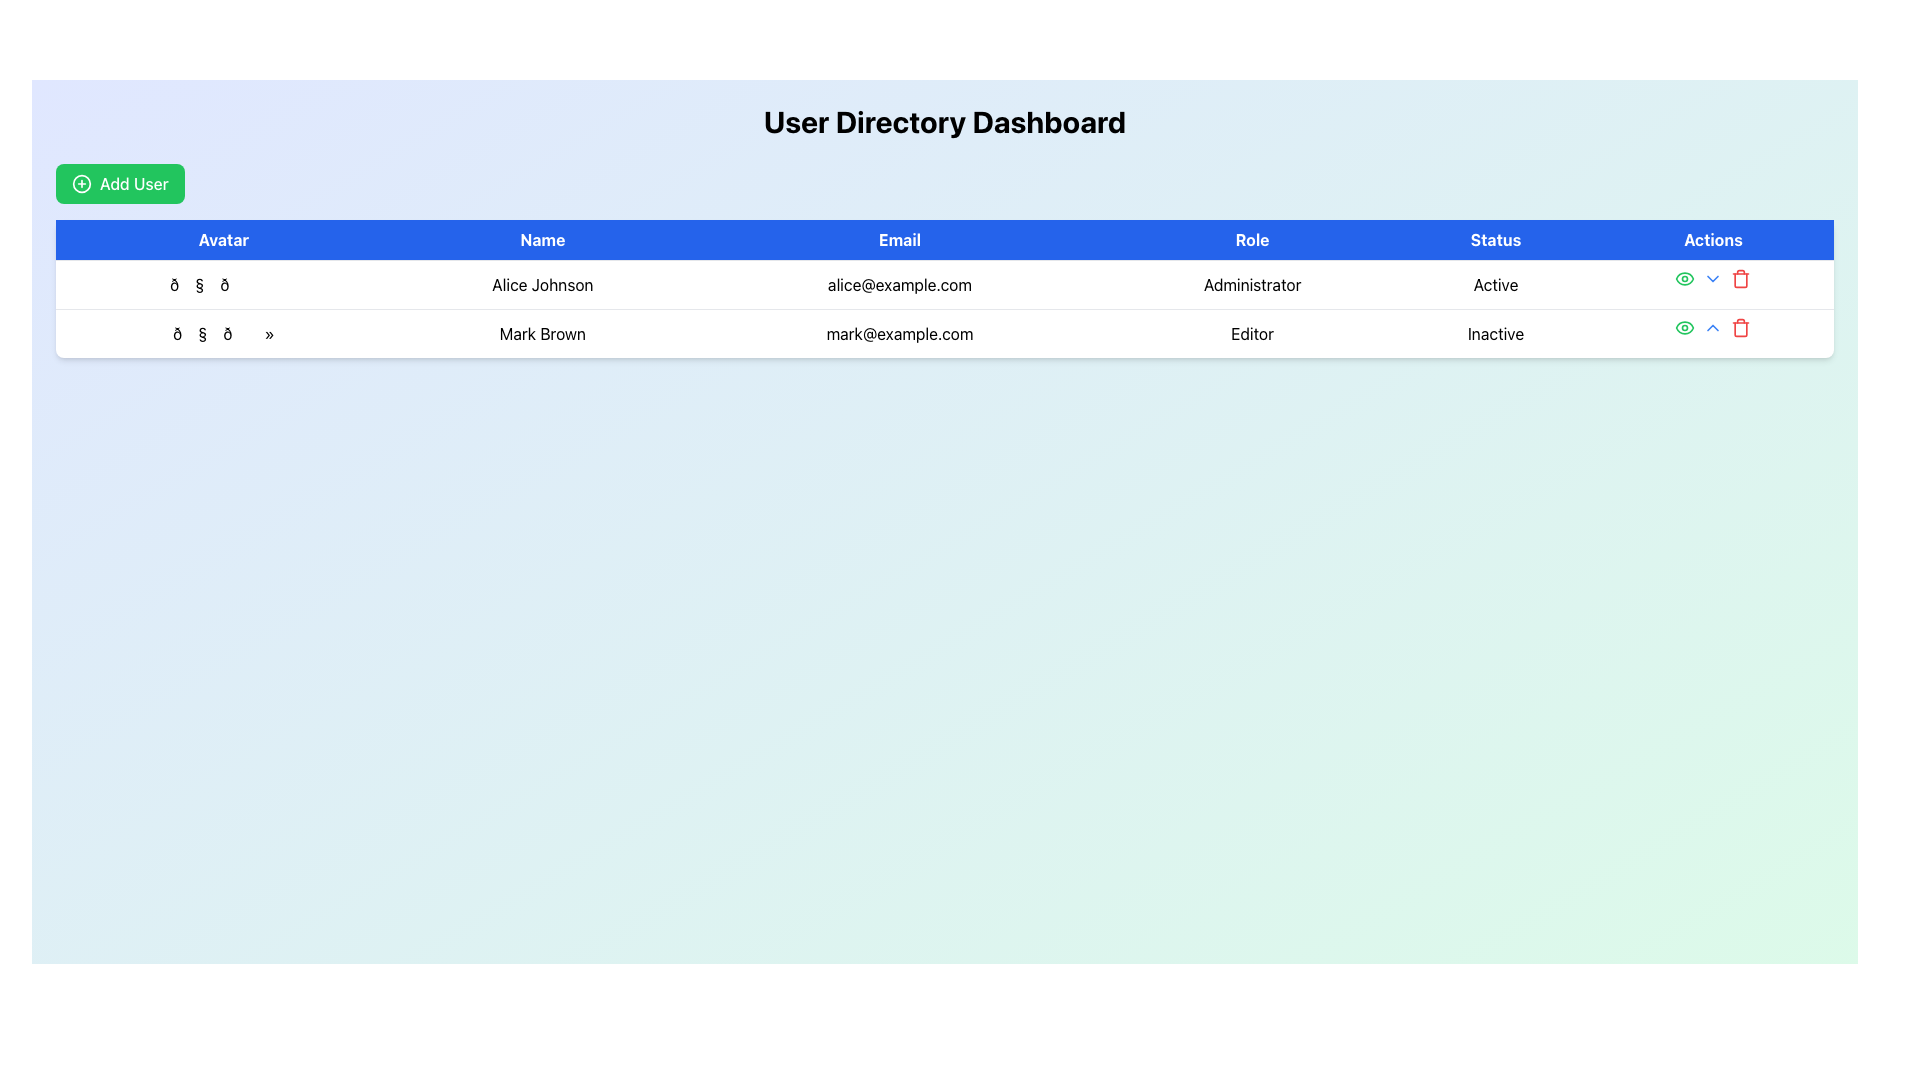 The width and height of the screenshot is (1920, 1080). Describe the element at coordinates (899, 285) in the screenshot. I see `the email address 'alice@example.com' located in the third cell of the first data row in the 'Email' column of the table` at that location.